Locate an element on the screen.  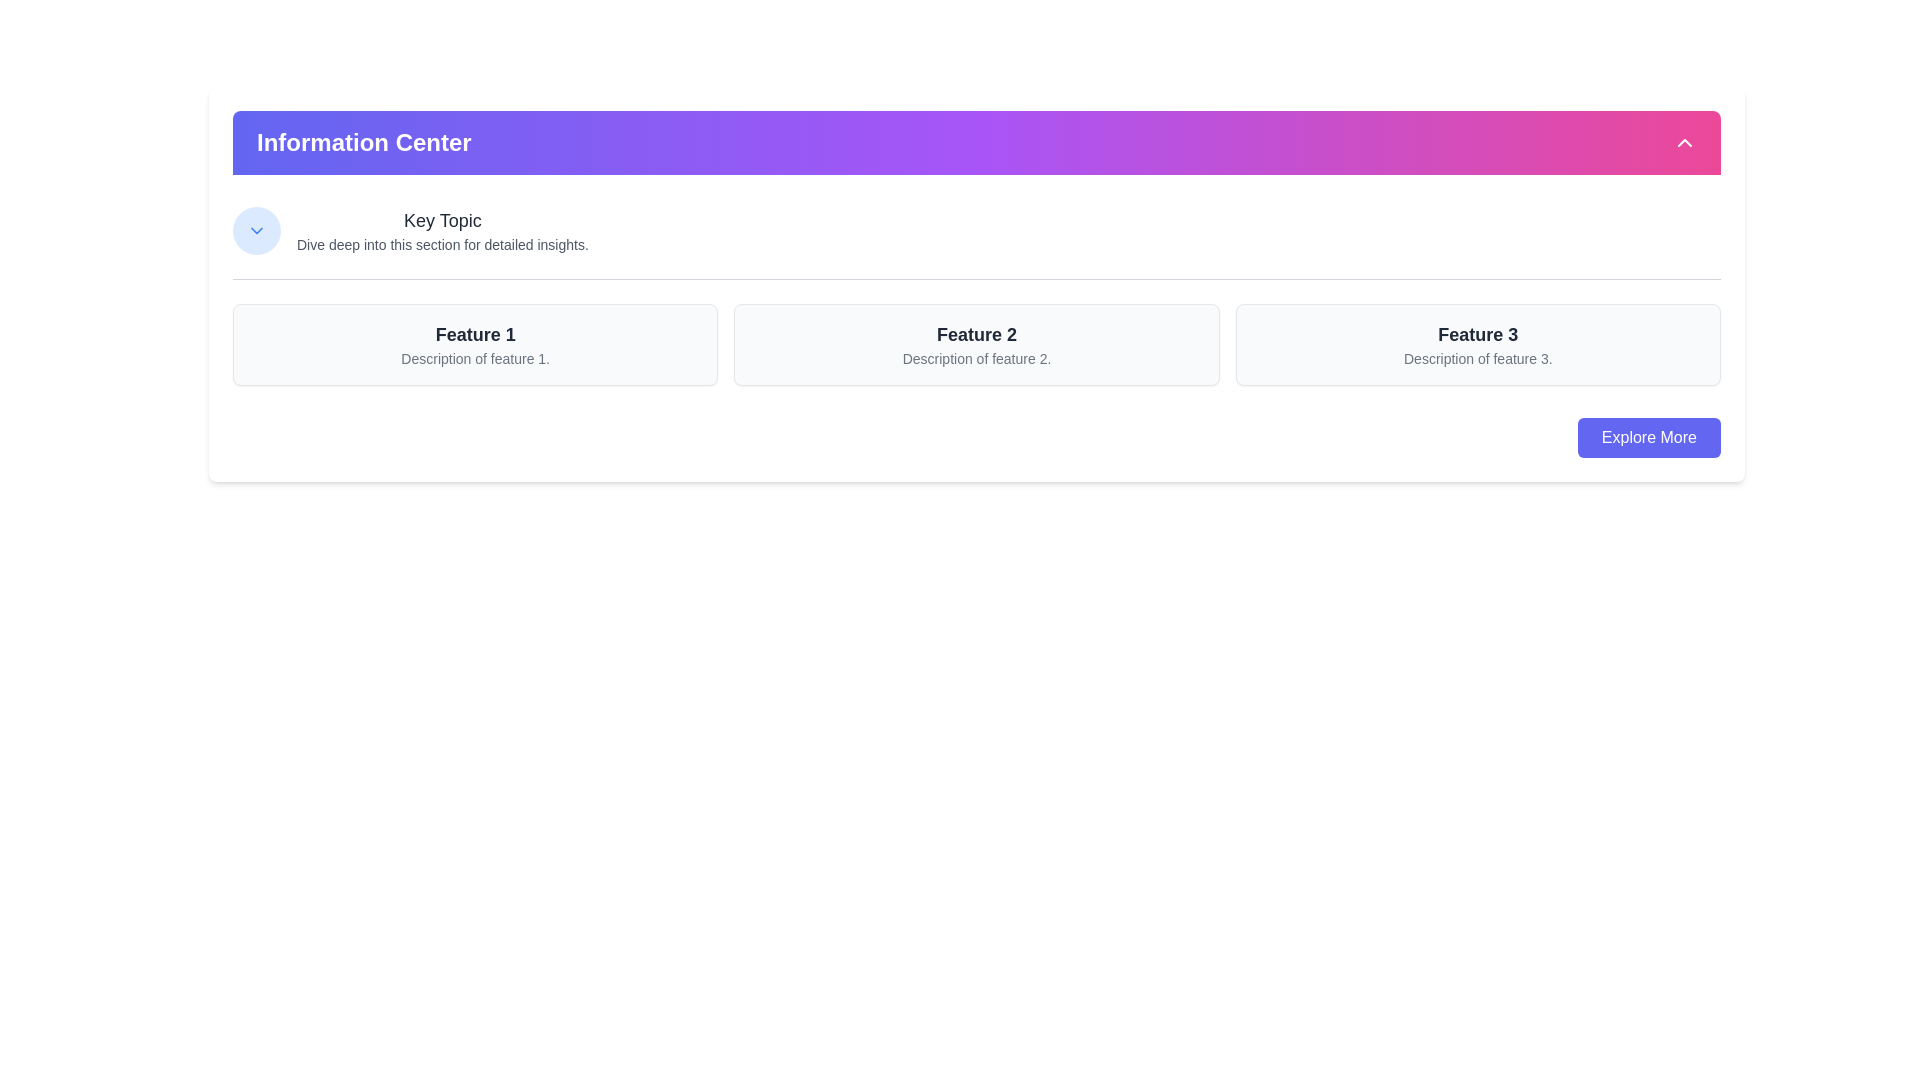
text content of the informative header text block located directly underneath the purple 'Information Center' header, positioned to the right of a circular blue icon with a chevron is located at coordinates (441, 230).